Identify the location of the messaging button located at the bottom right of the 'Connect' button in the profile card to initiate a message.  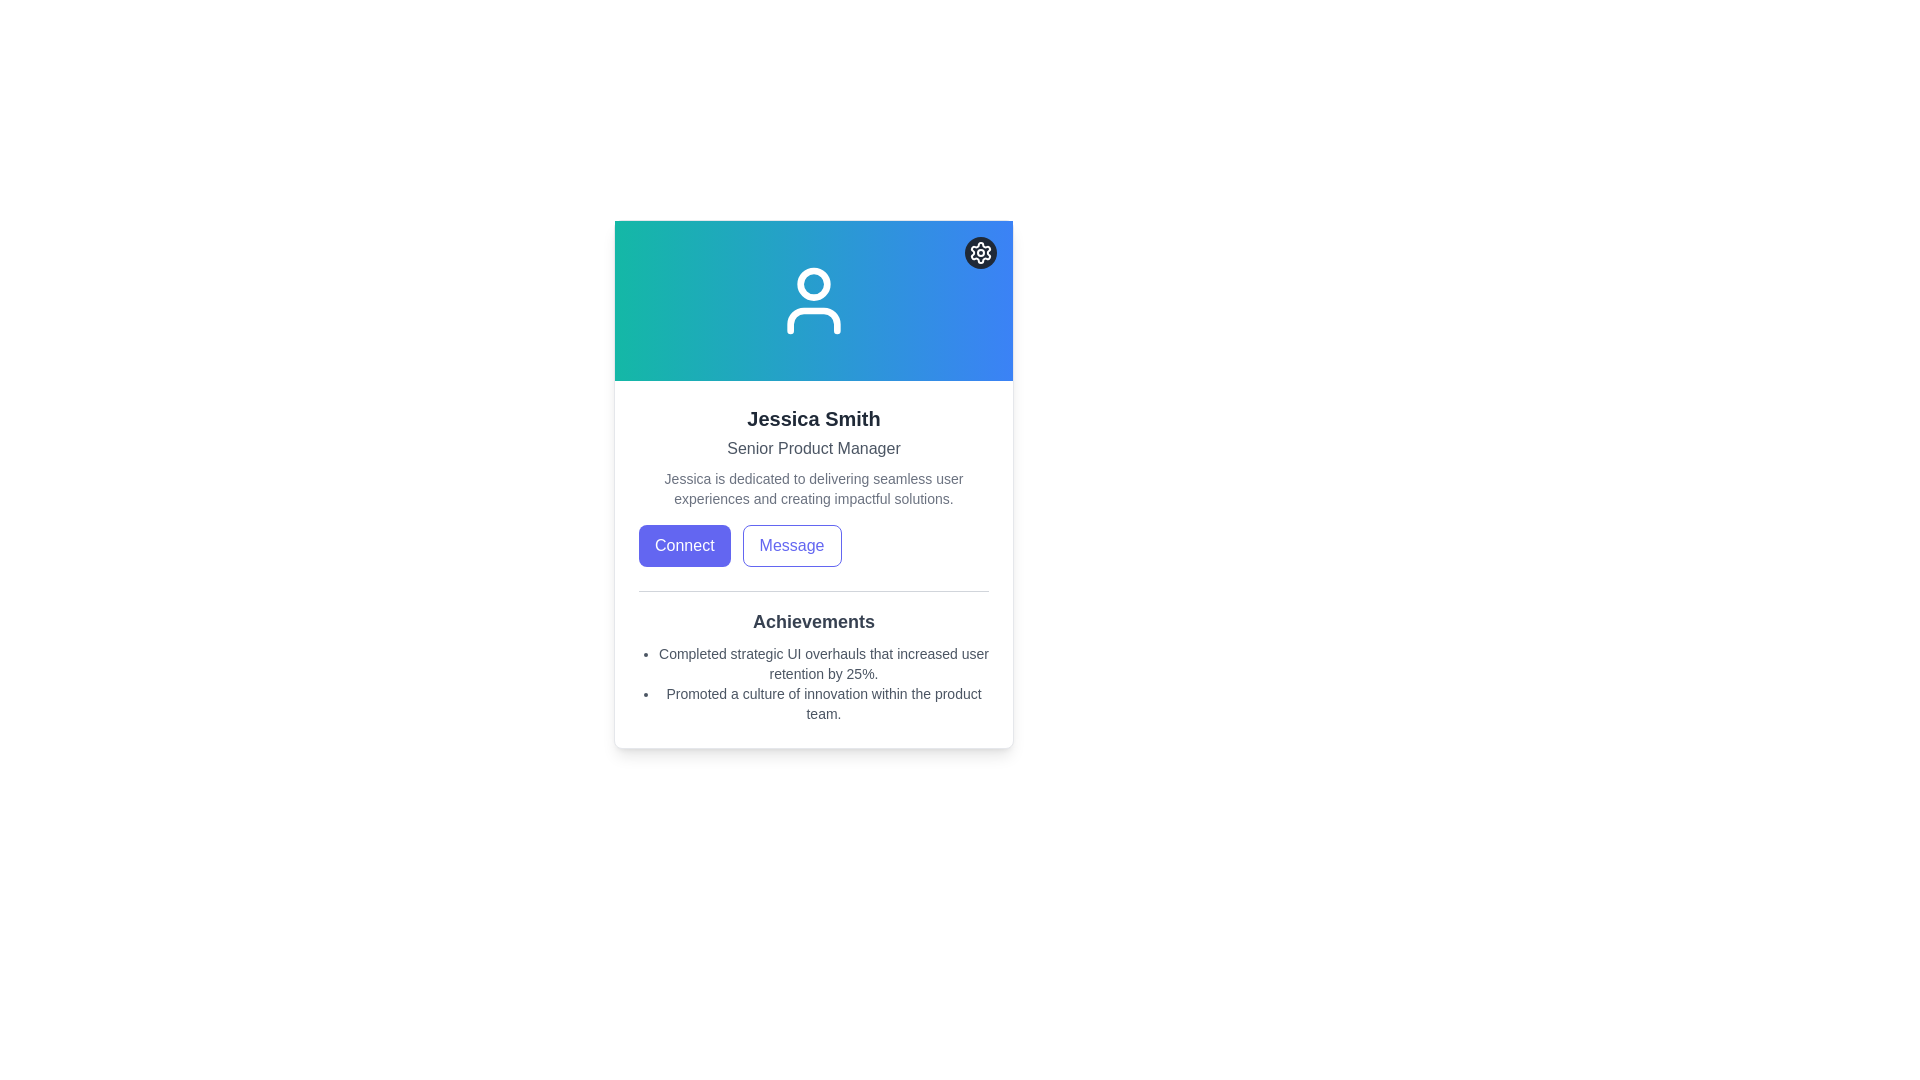
(814, 564).